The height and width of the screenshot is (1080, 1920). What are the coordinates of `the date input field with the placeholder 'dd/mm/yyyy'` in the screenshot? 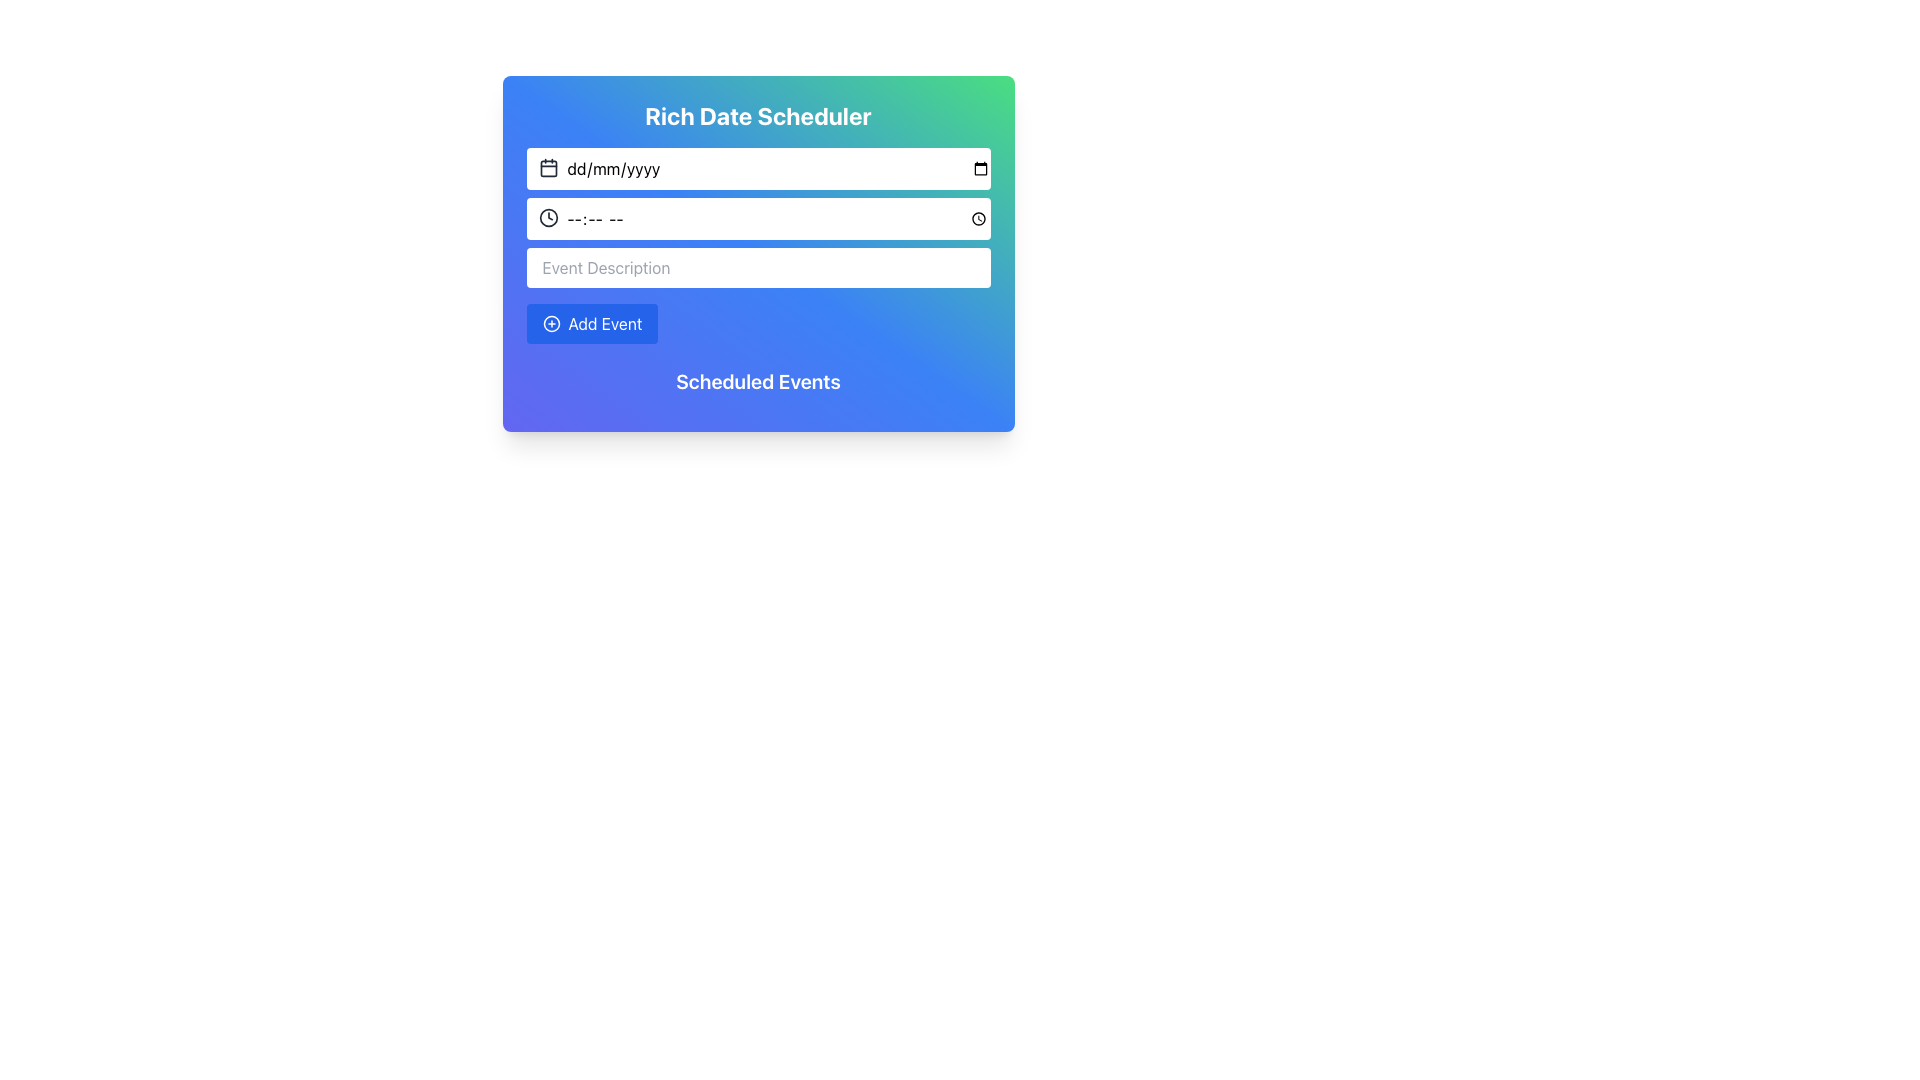 It's located at (757, 168).